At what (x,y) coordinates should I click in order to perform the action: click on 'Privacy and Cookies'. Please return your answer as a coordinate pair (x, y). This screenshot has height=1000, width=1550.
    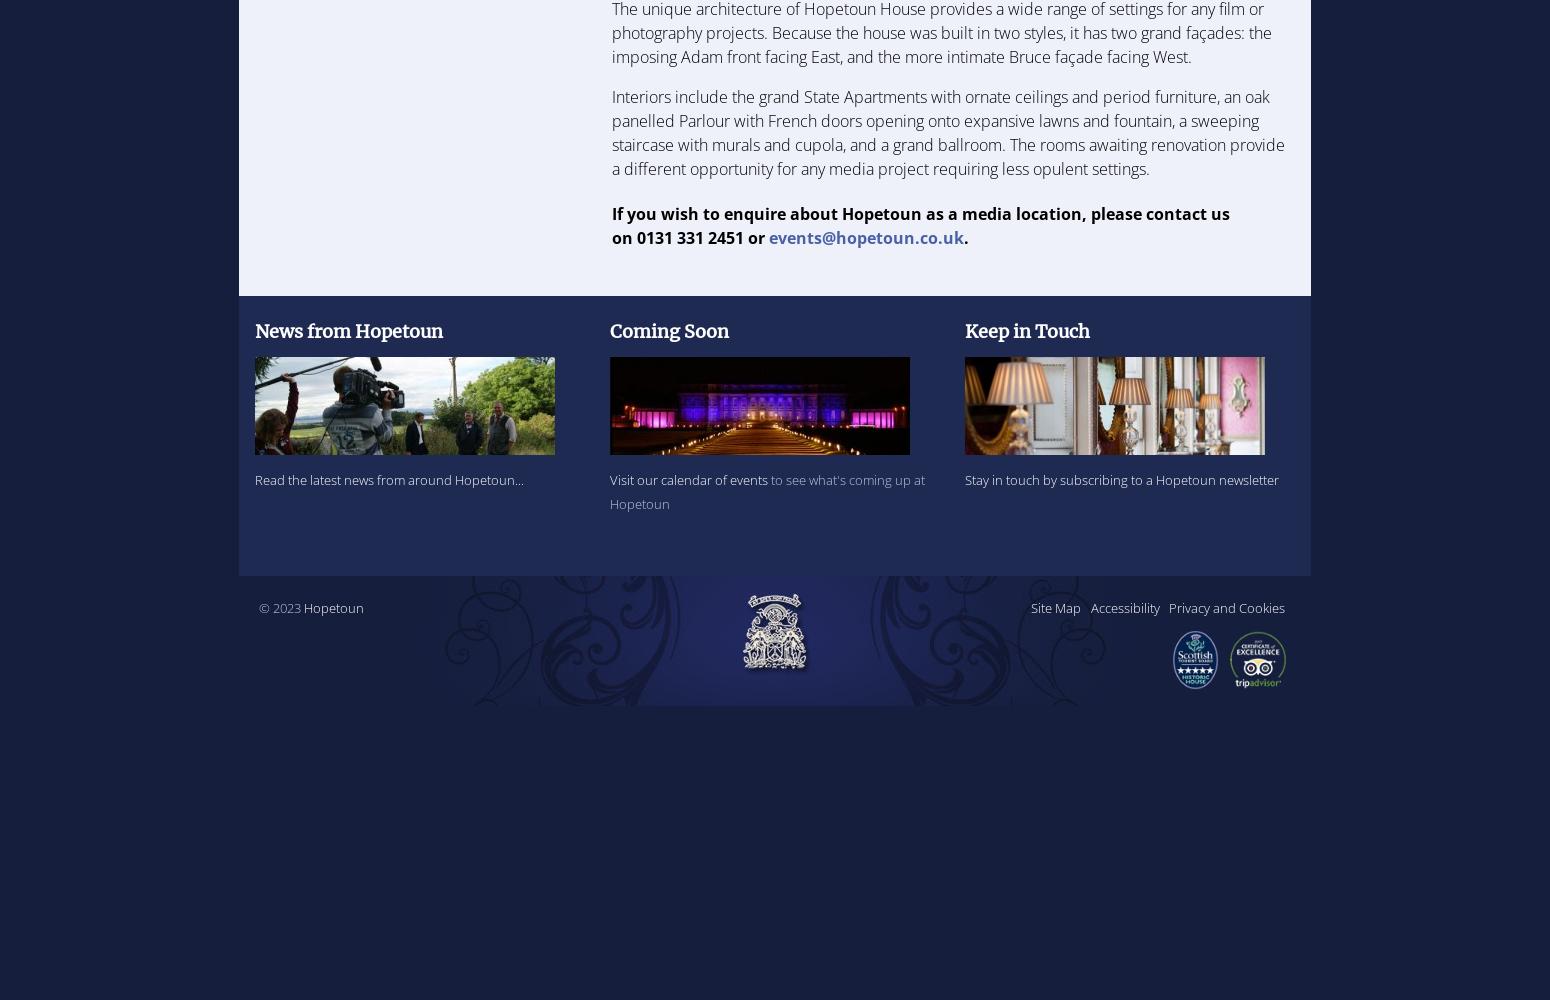
    Looking at the image, I should click on (1226, 606).